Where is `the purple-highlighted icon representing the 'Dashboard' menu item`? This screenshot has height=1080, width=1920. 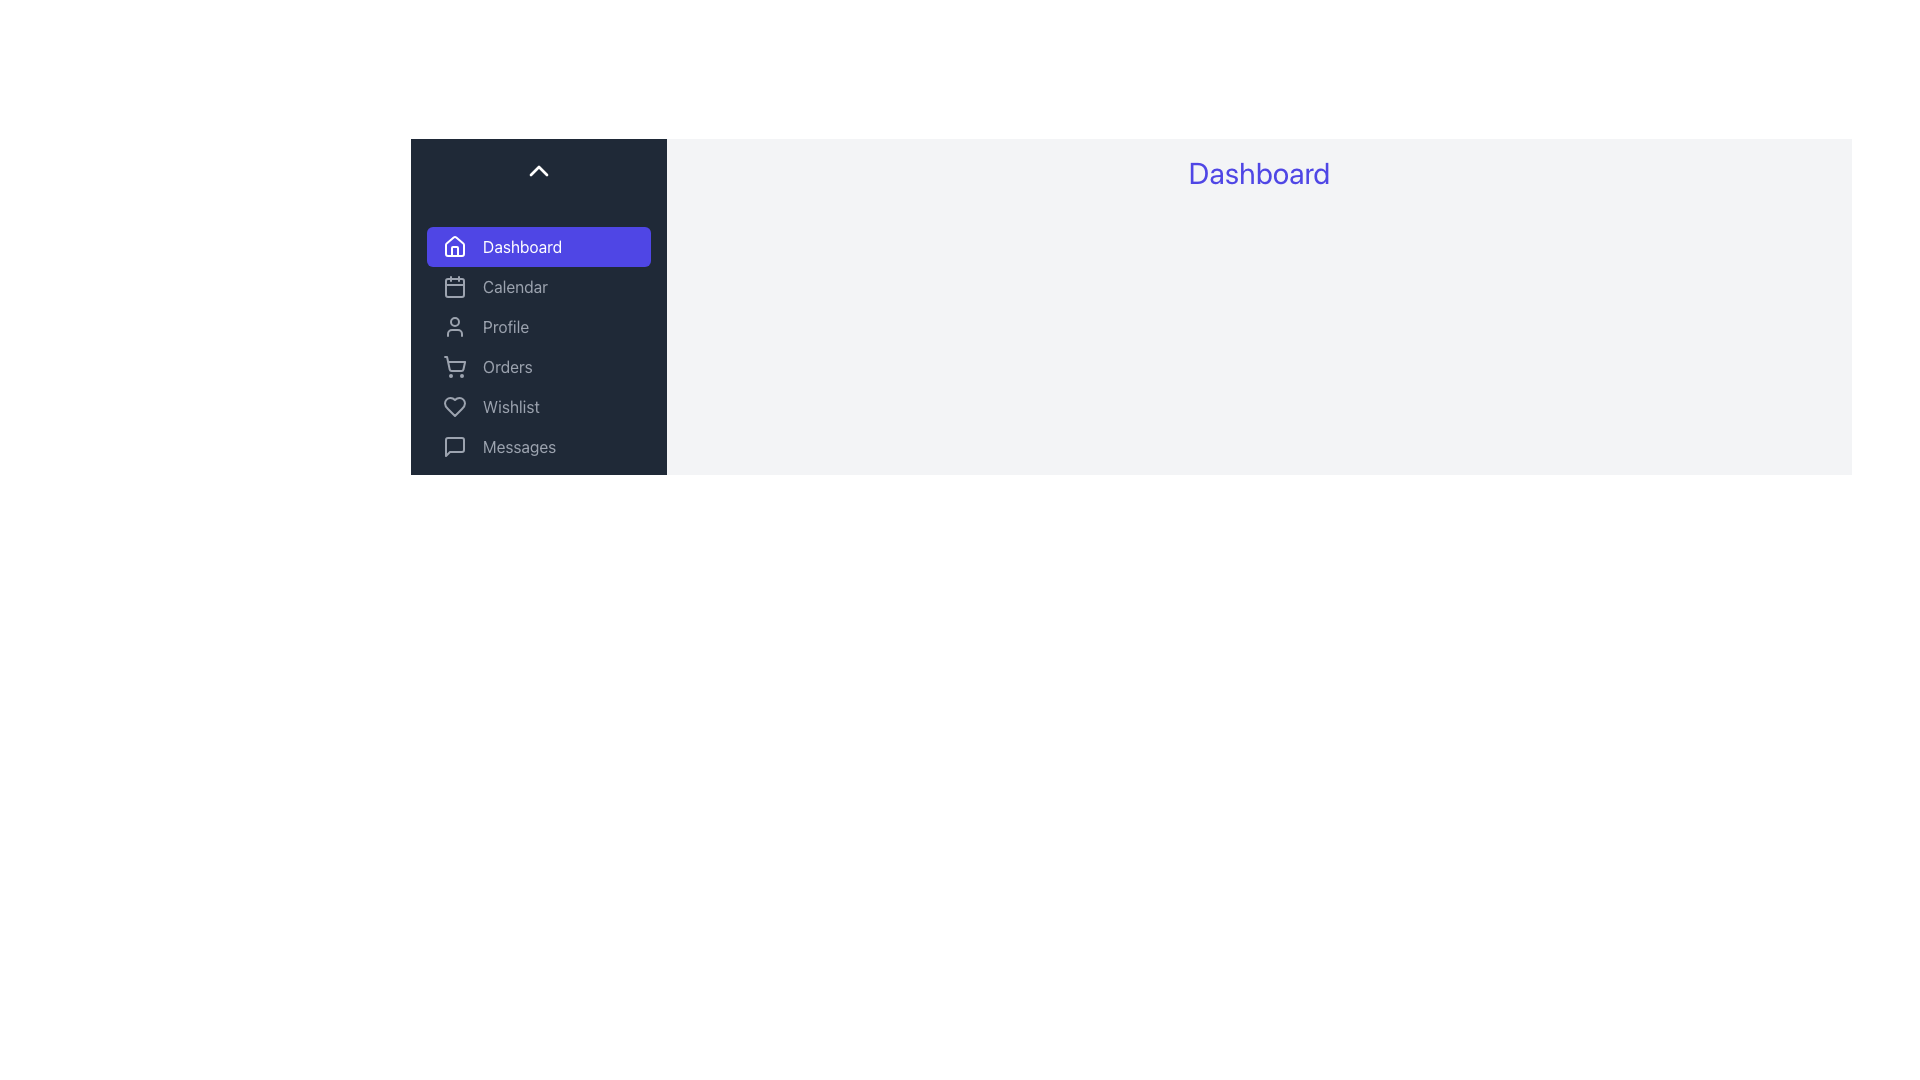 the purple-highlighted icon representing the 'Dashboard' menu item is located at coordinates (454, 245).